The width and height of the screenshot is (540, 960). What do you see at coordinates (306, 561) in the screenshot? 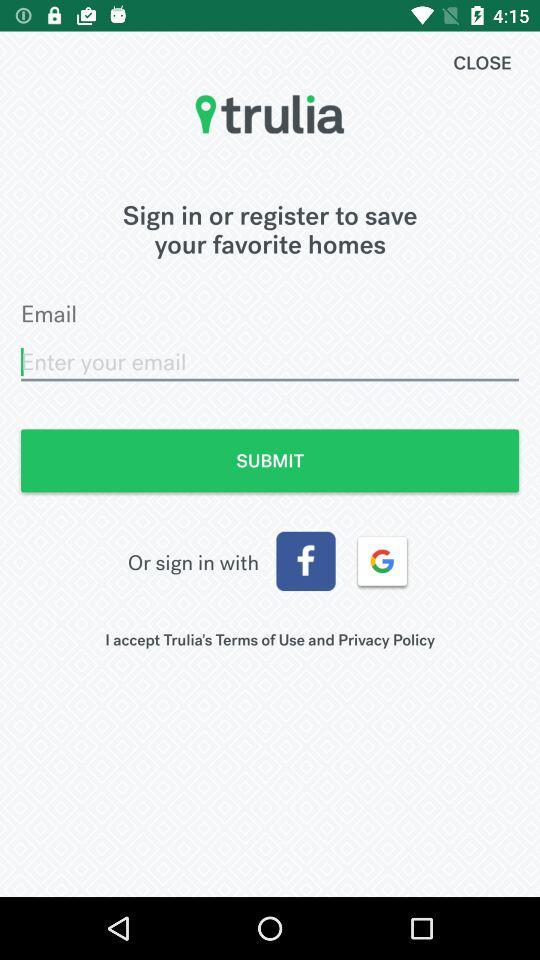
I see `icon next to the or sign in icon` at bounding box center [306, 561].